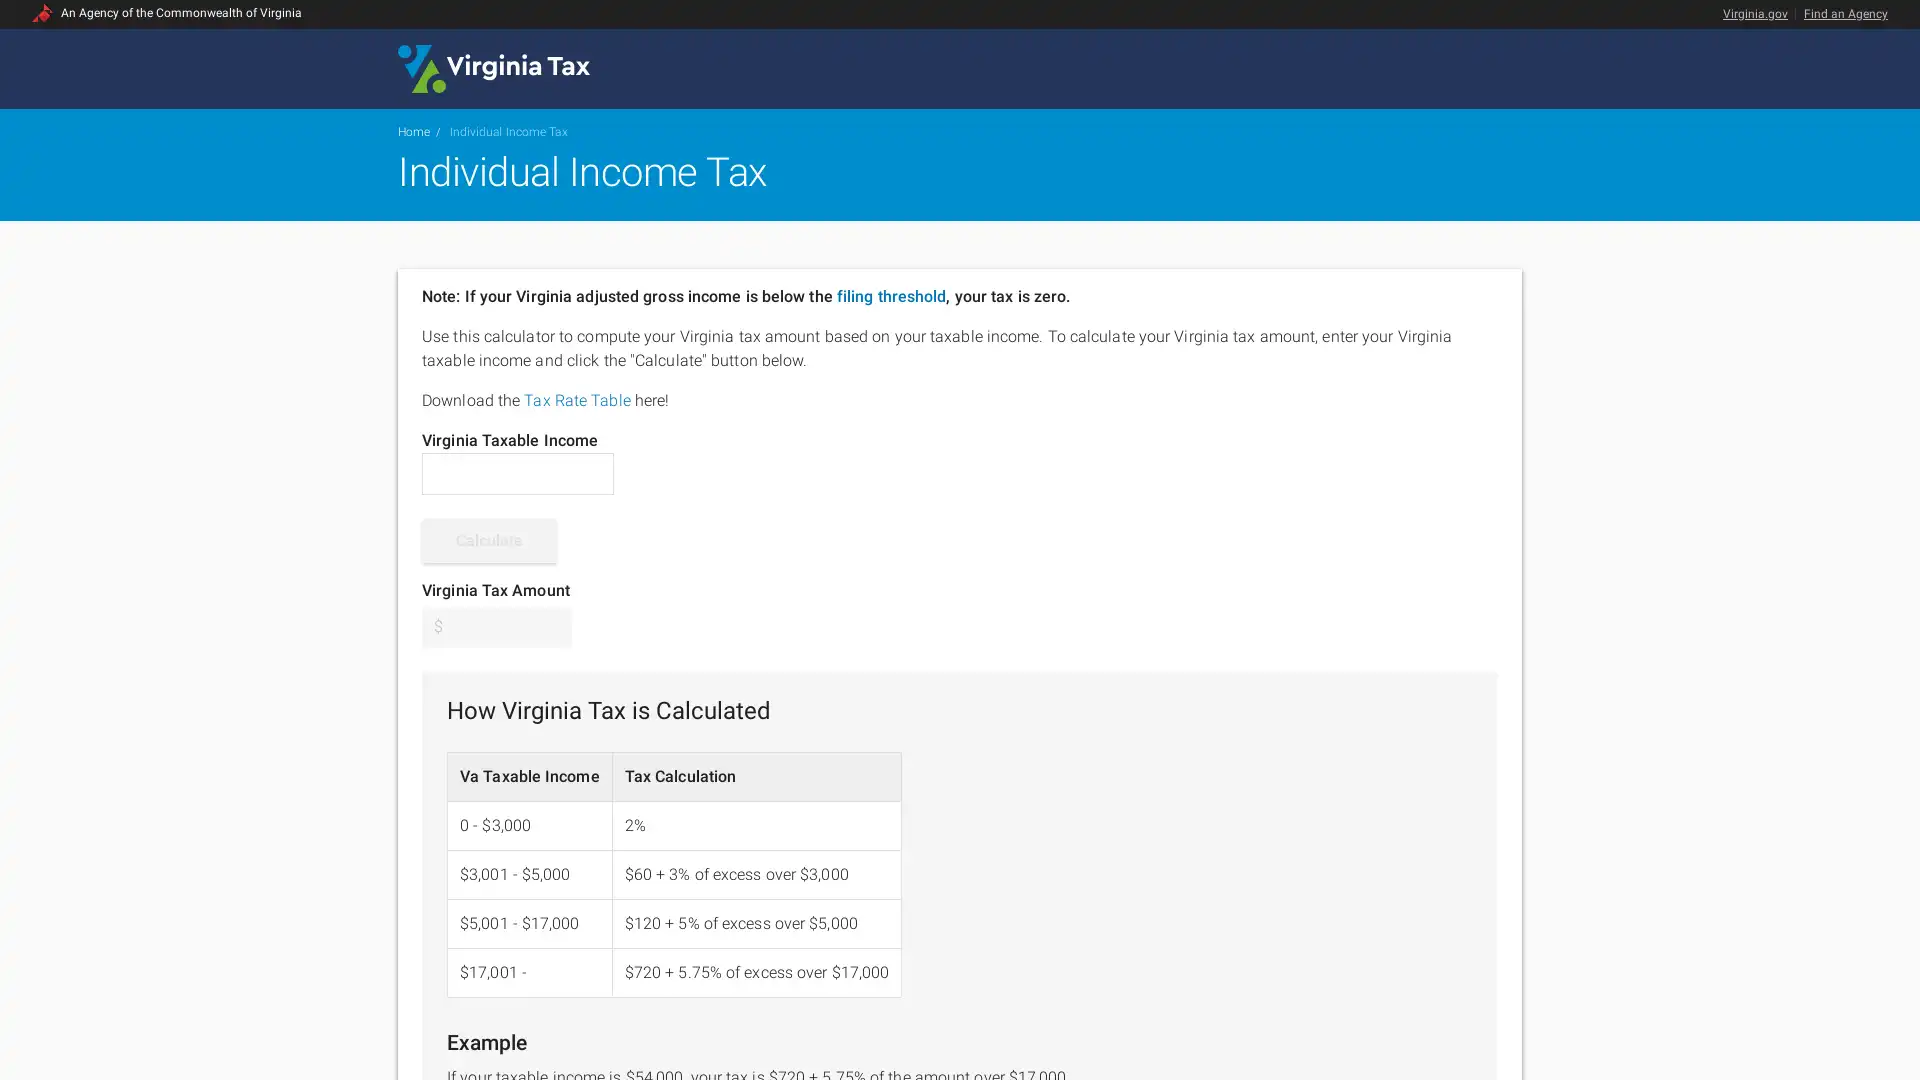  Describe the element at coordinates (489, 540) in the screenshot. I see `Calculate` at that location.